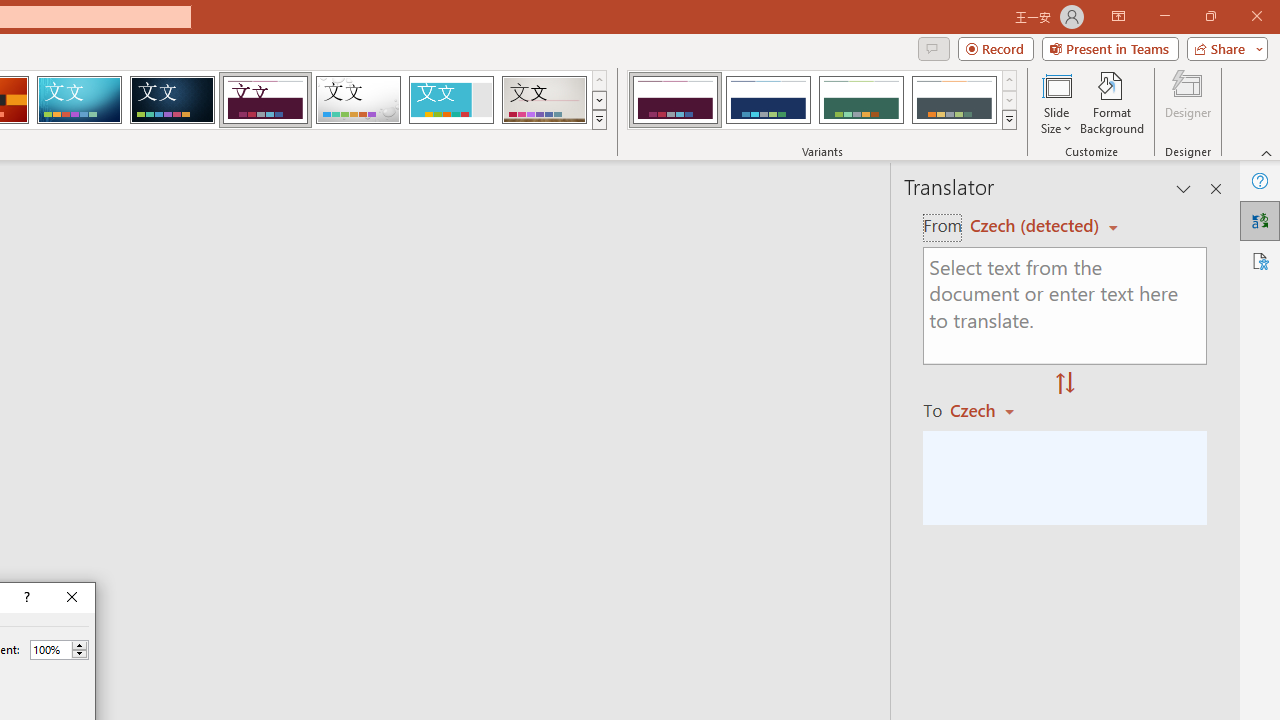 This screenshot has height=720, width=1280. Describe the element at coordinates (991, 409) in the screenshot. I see `'Czech'` at that location.